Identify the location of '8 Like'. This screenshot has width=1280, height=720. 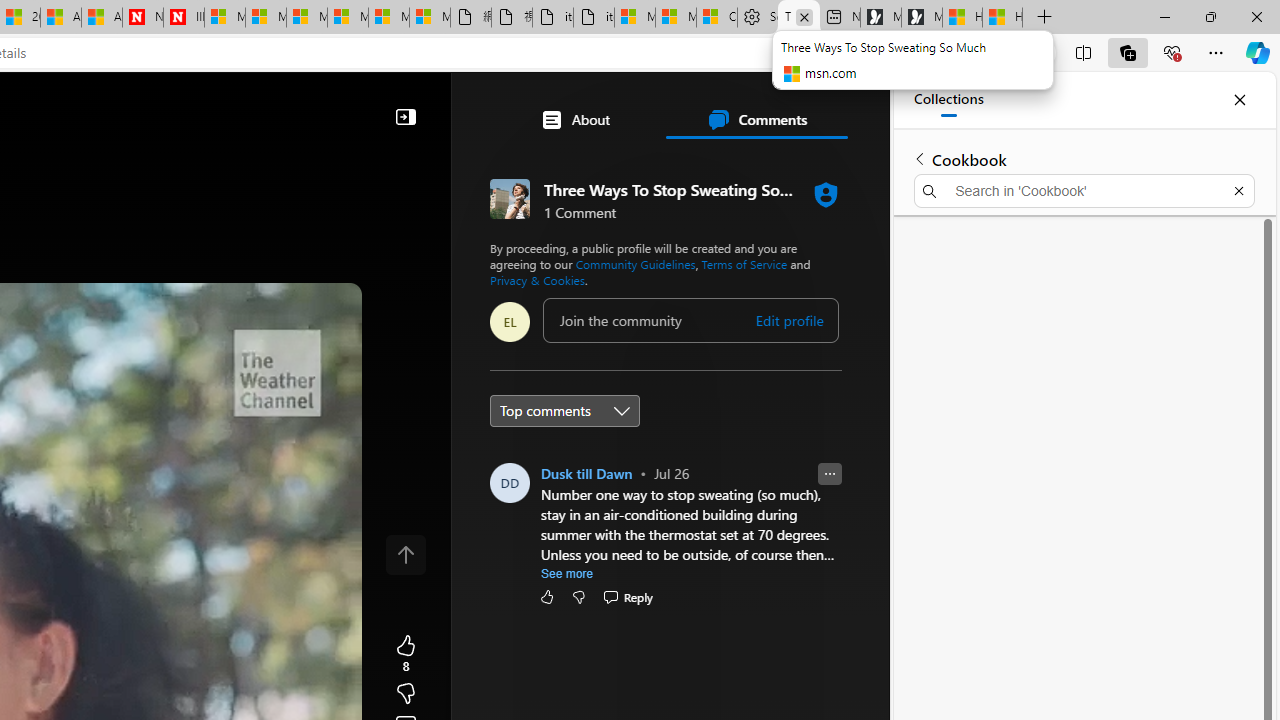
(405, 654).